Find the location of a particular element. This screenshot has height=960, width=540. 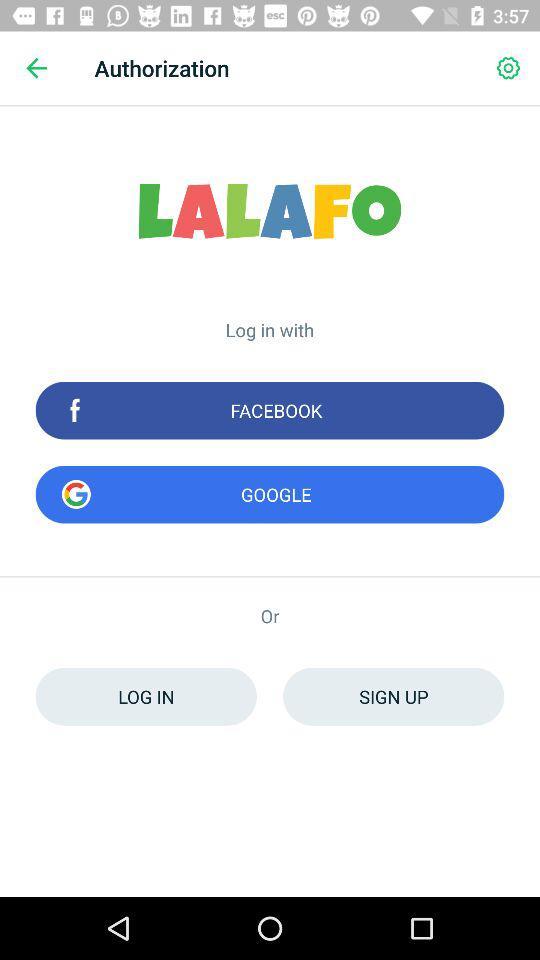

item below the or icon is located at coordinates (393, 696).